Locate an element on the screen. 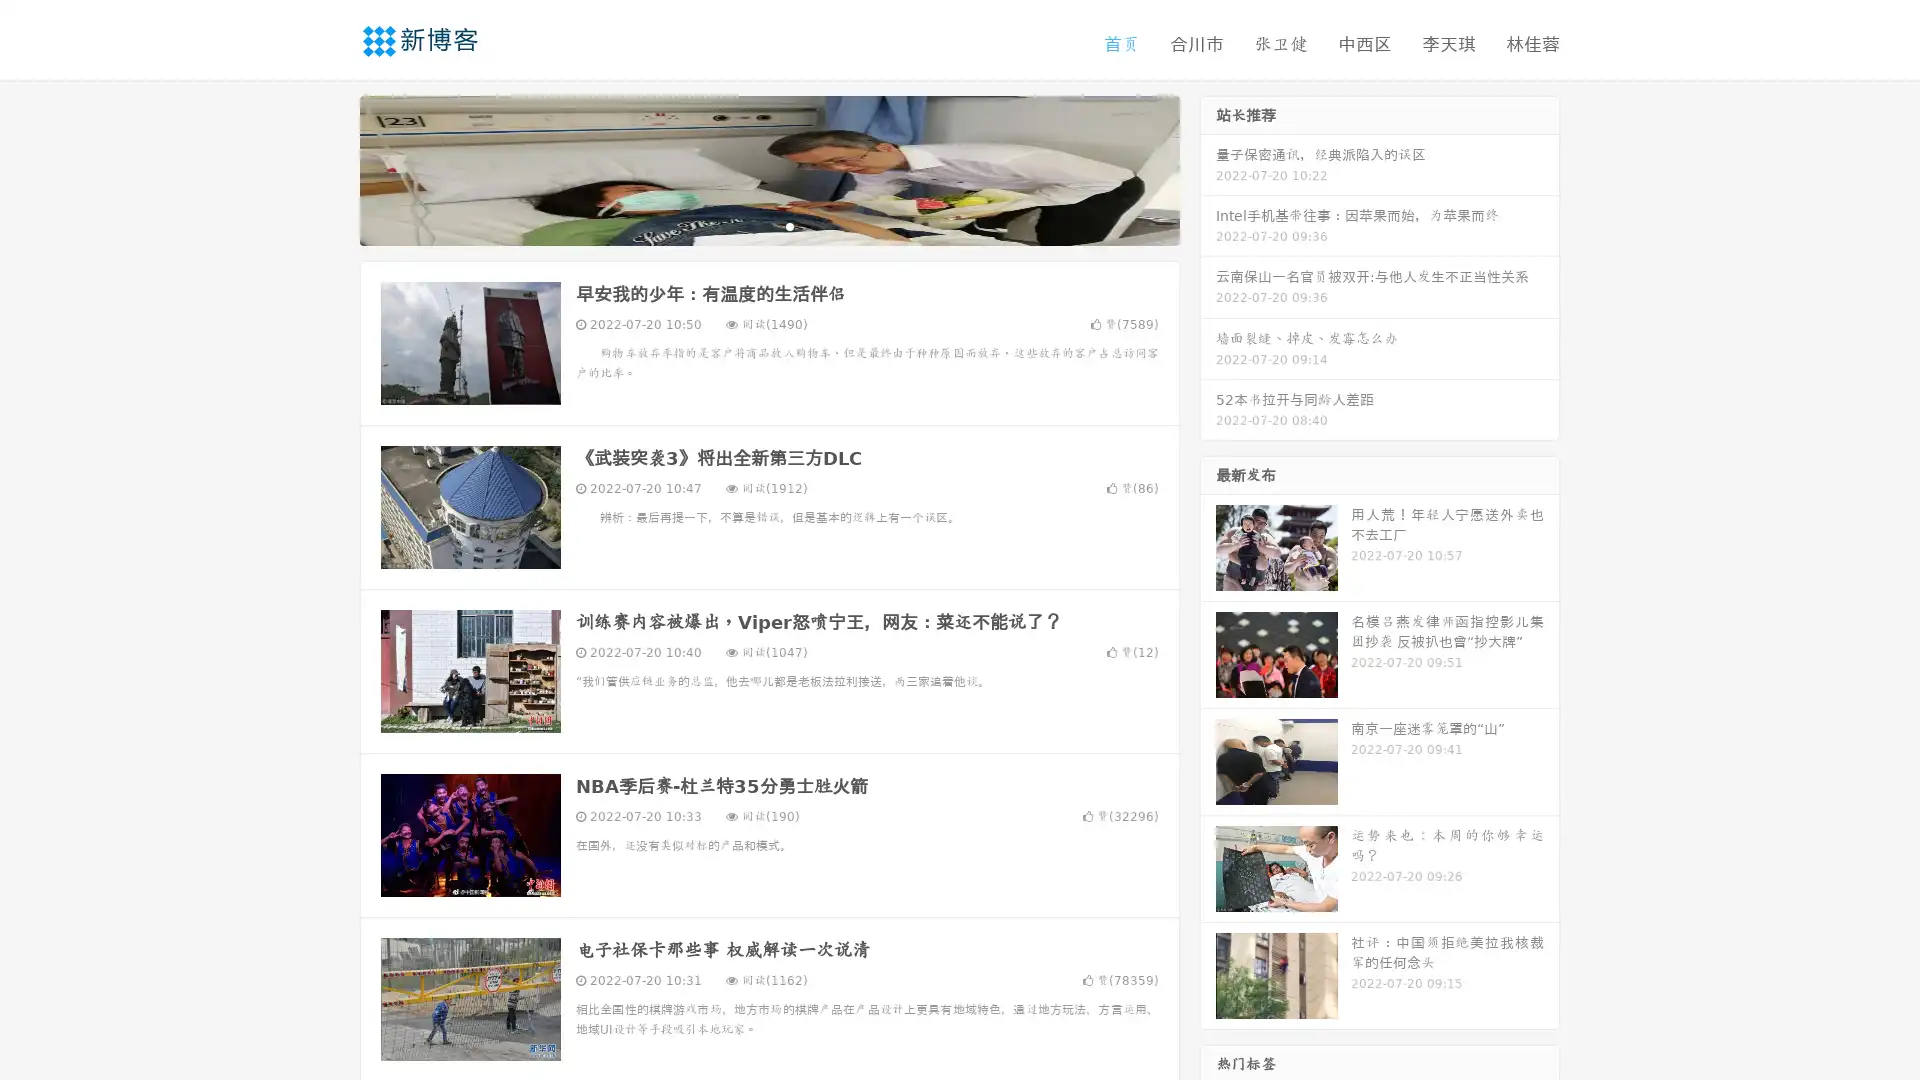 The height and width of the screenshot is (1080, 1920). Previous slide is located at coordinates (330, 168).